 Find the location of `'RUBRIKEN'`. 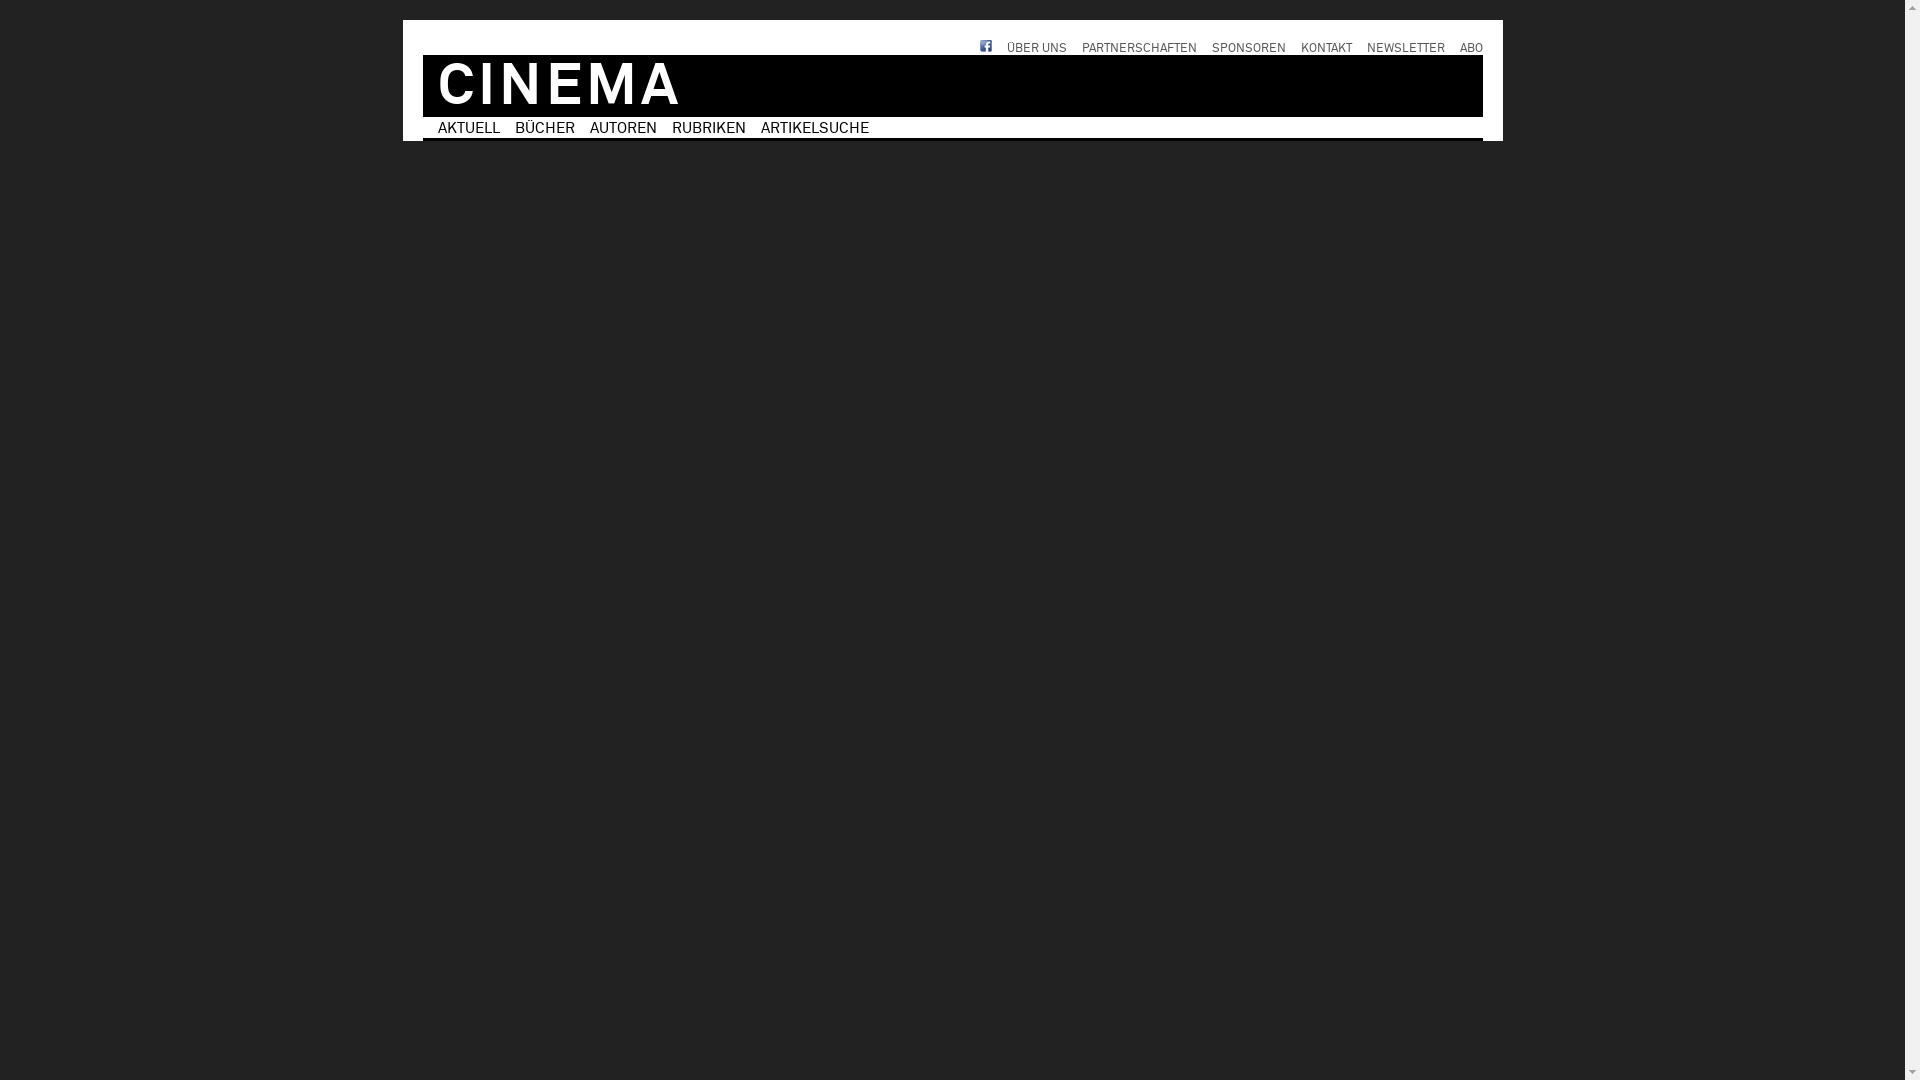

'RUBRIKEN' is located at coordinates (709, 128).